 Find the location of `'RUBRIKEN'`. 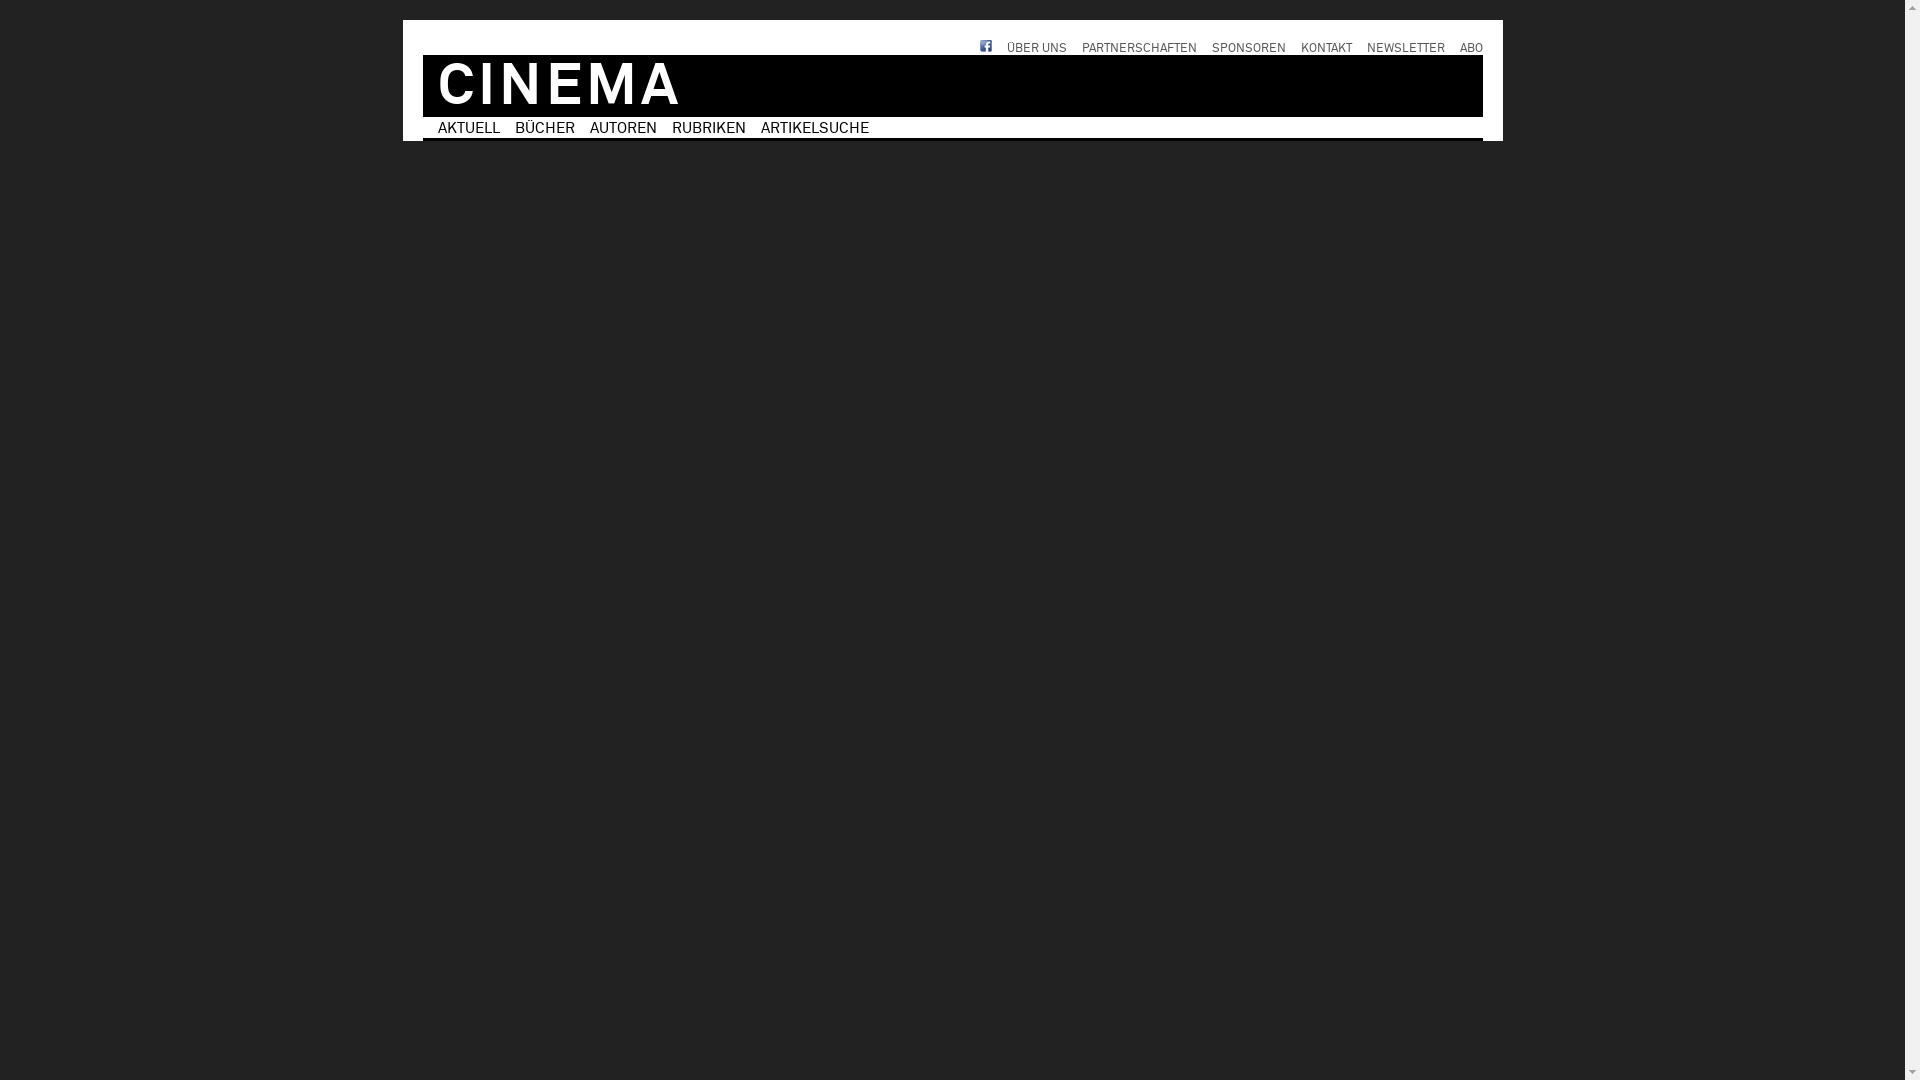

'RUBRIKEN' is located at coordinates (709, 128).